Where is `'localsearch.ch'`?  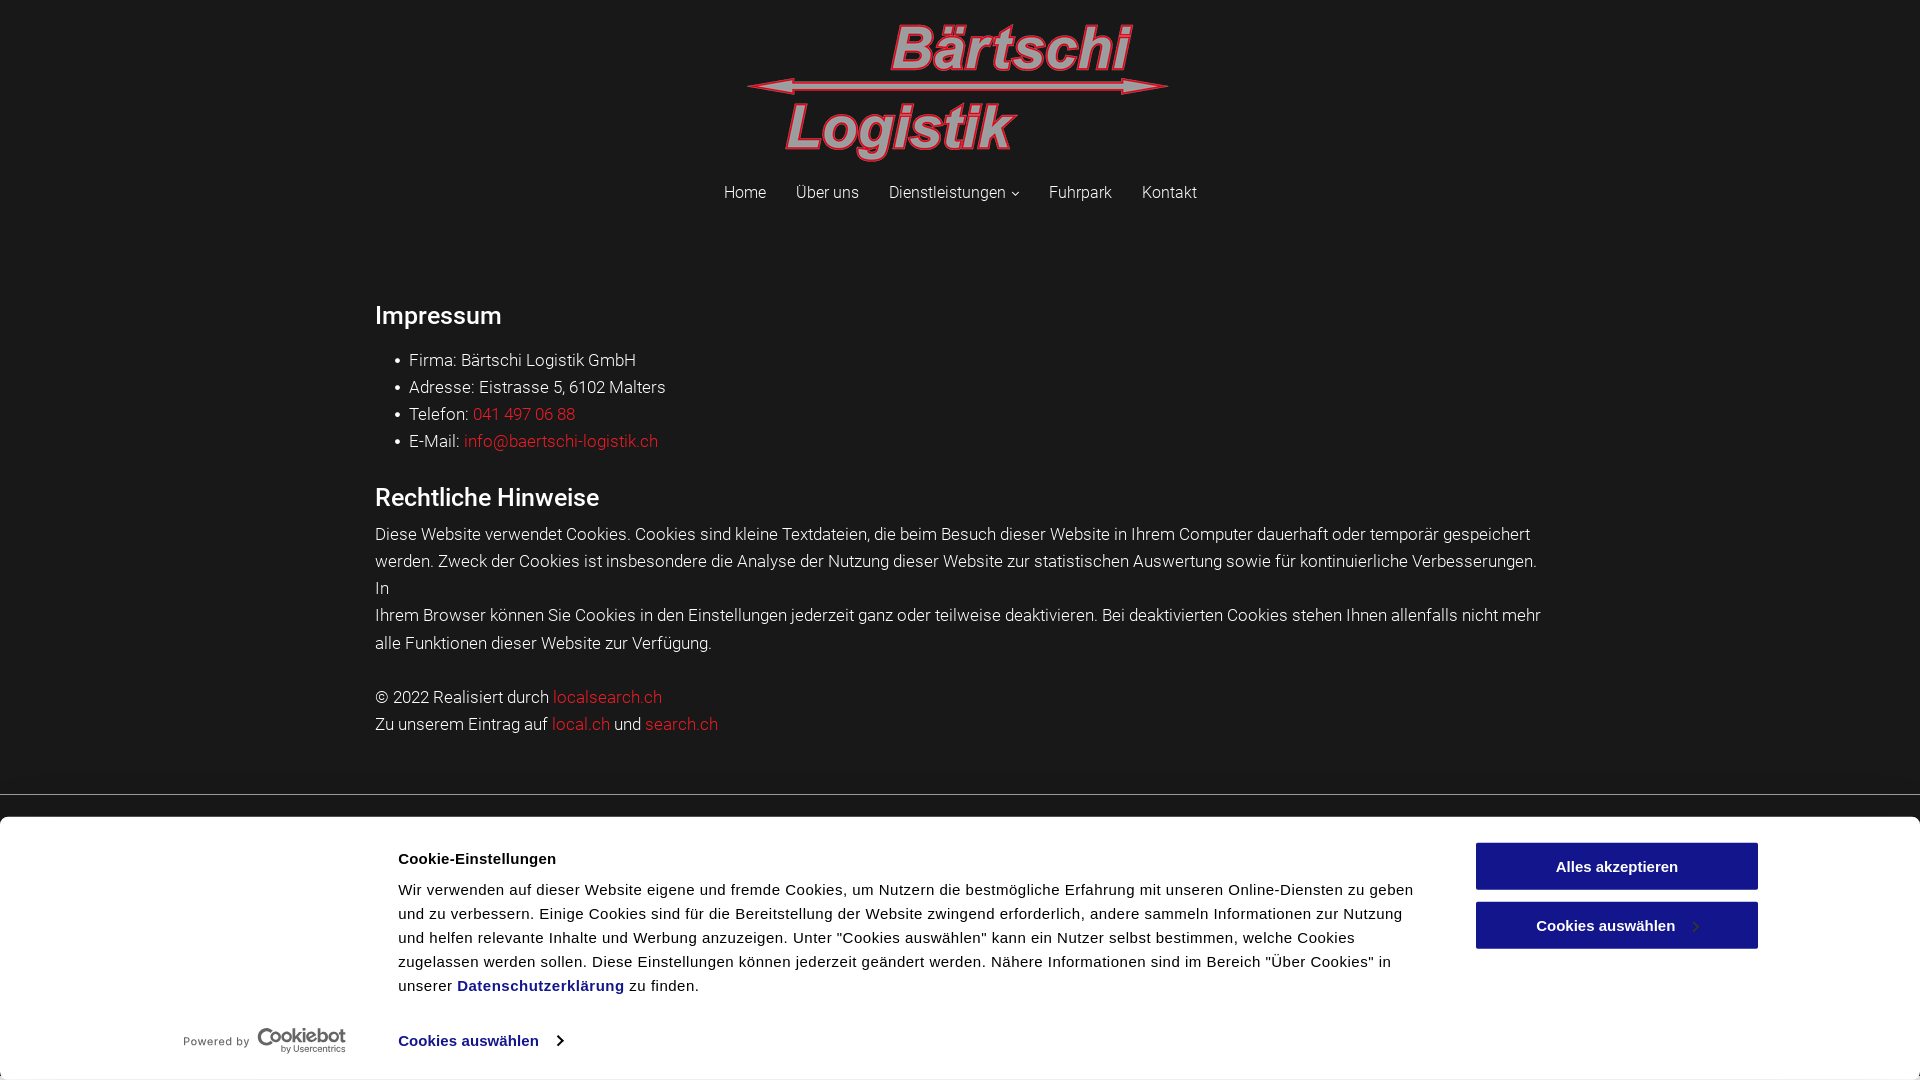
'localsearch.ch' is located at coordinates (606, 696).